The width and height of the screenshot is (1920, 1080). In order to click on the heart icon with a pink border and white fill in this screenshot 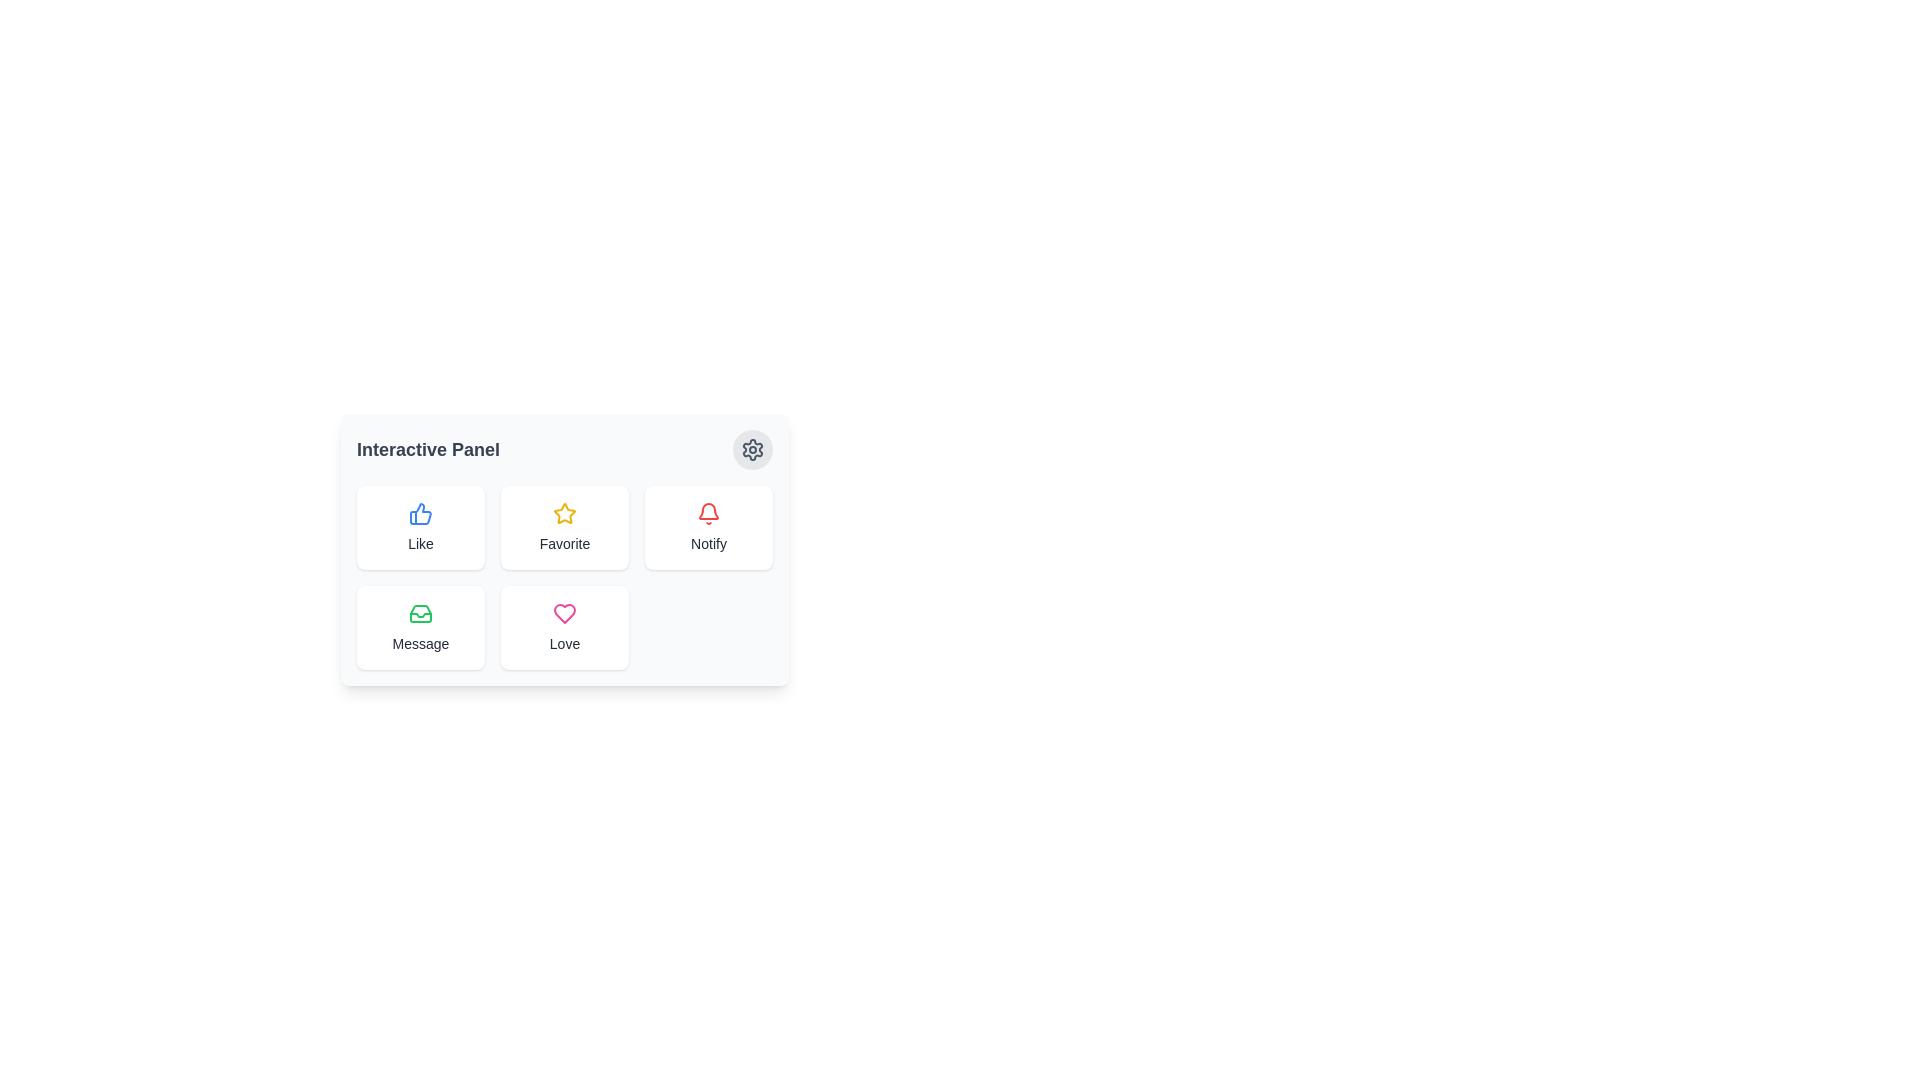, I will do `click(564, 612)`.